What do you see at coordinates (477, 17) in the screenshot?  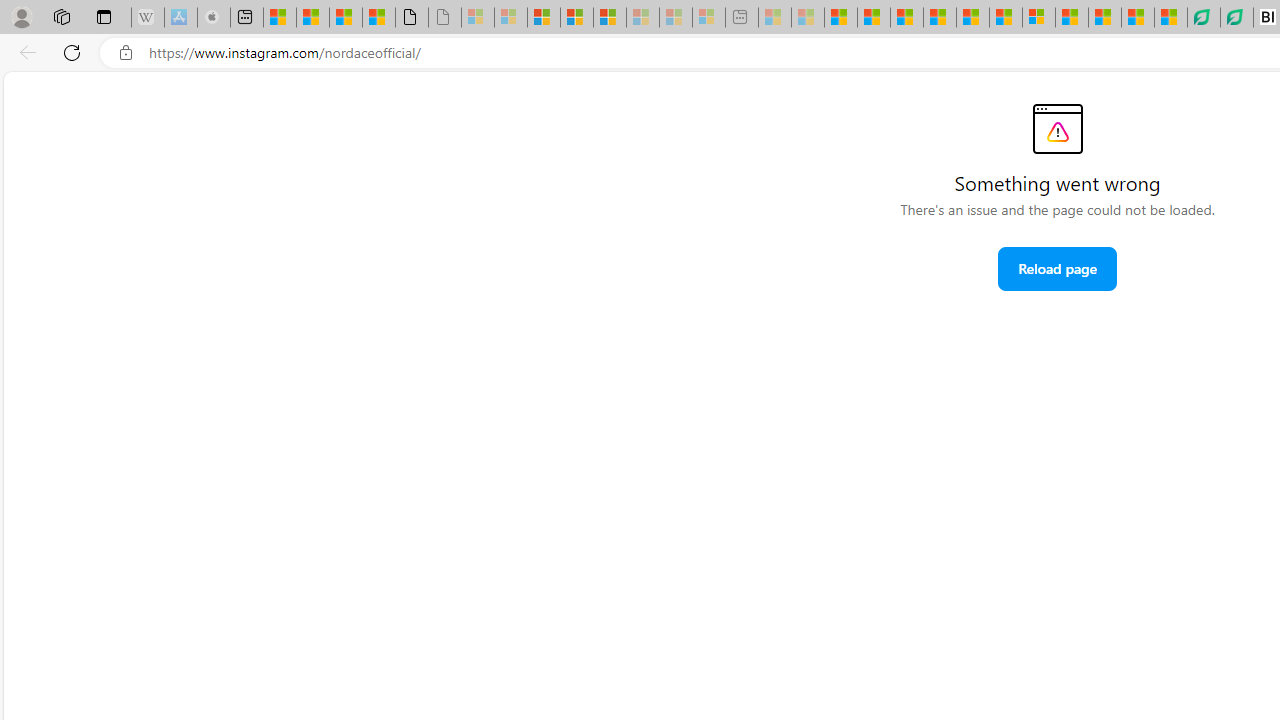 I see `'Sign in to your Microsoft account - Sleeping'` at bounding box center [477, 17].